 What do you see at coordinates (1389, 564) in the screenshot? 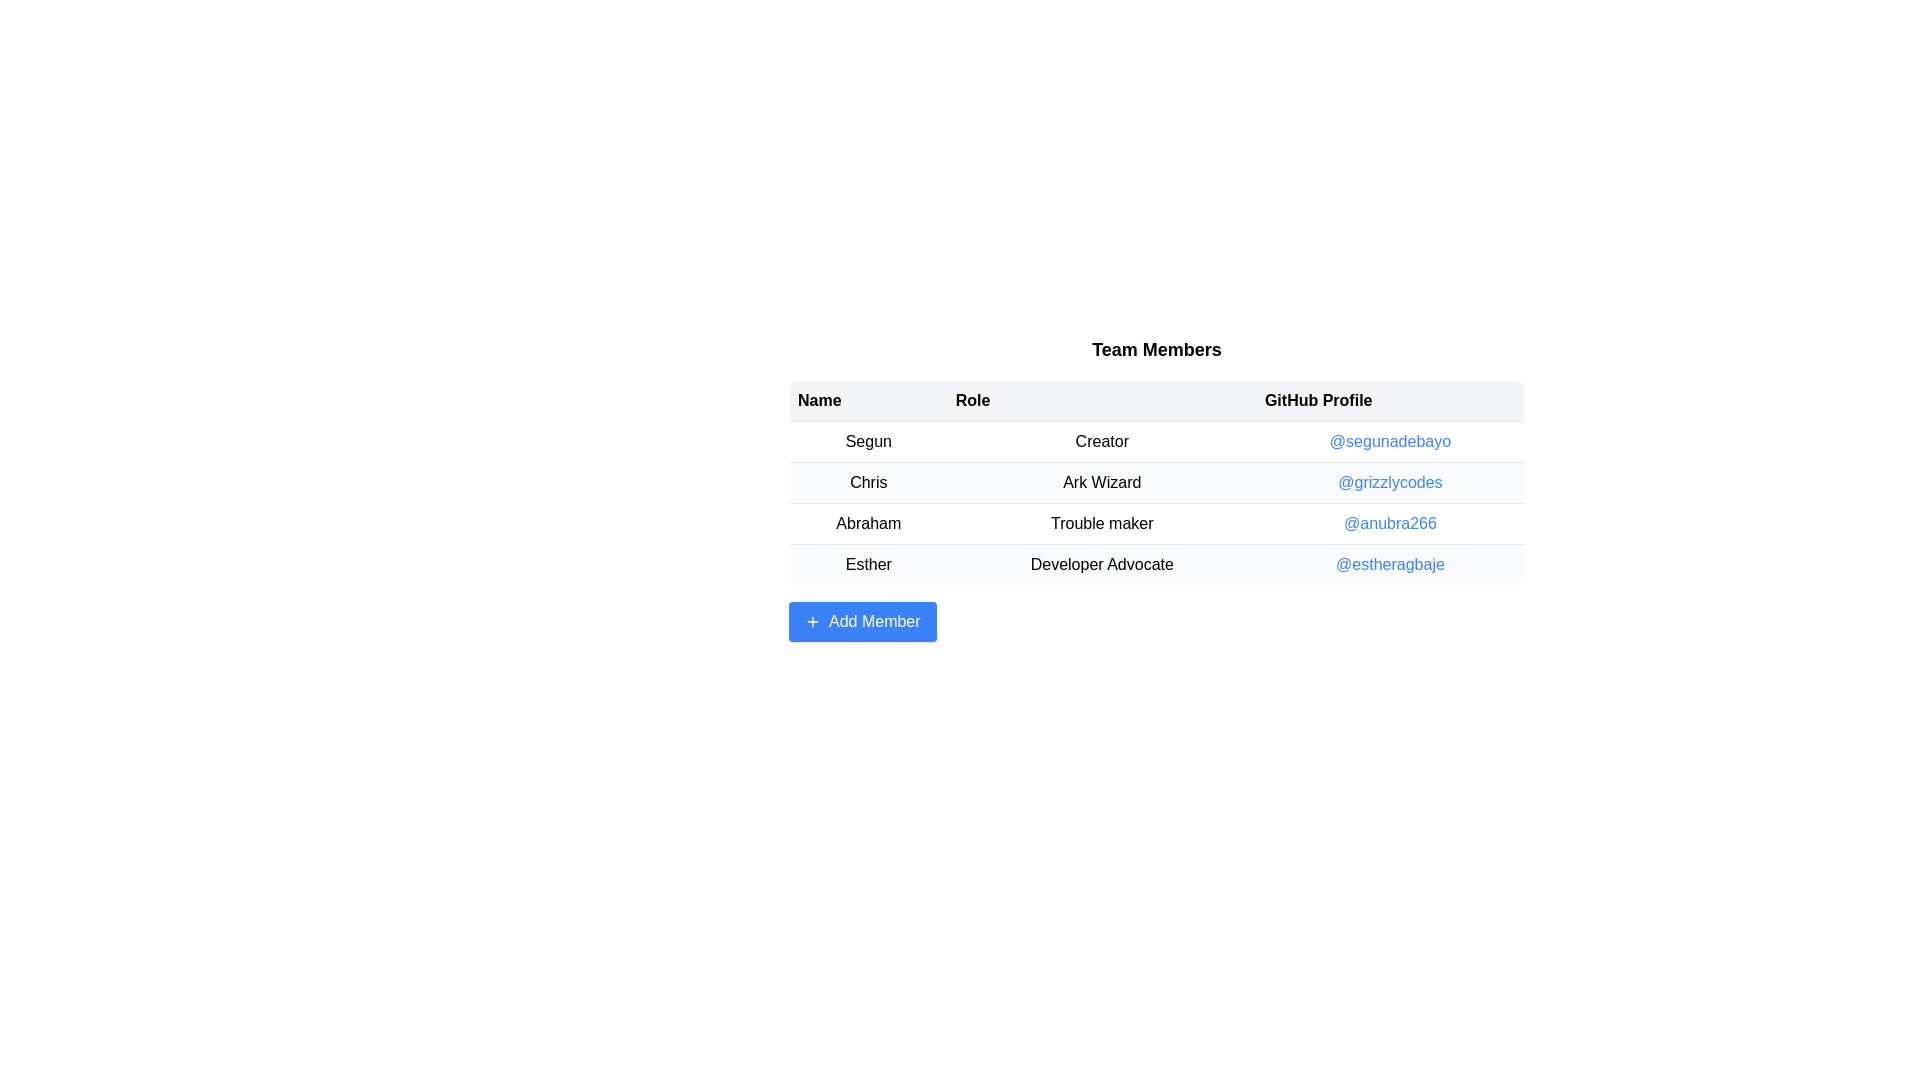
I see `the hyperlink '@estheragbaje' located` at bounding box center [1389, 564].